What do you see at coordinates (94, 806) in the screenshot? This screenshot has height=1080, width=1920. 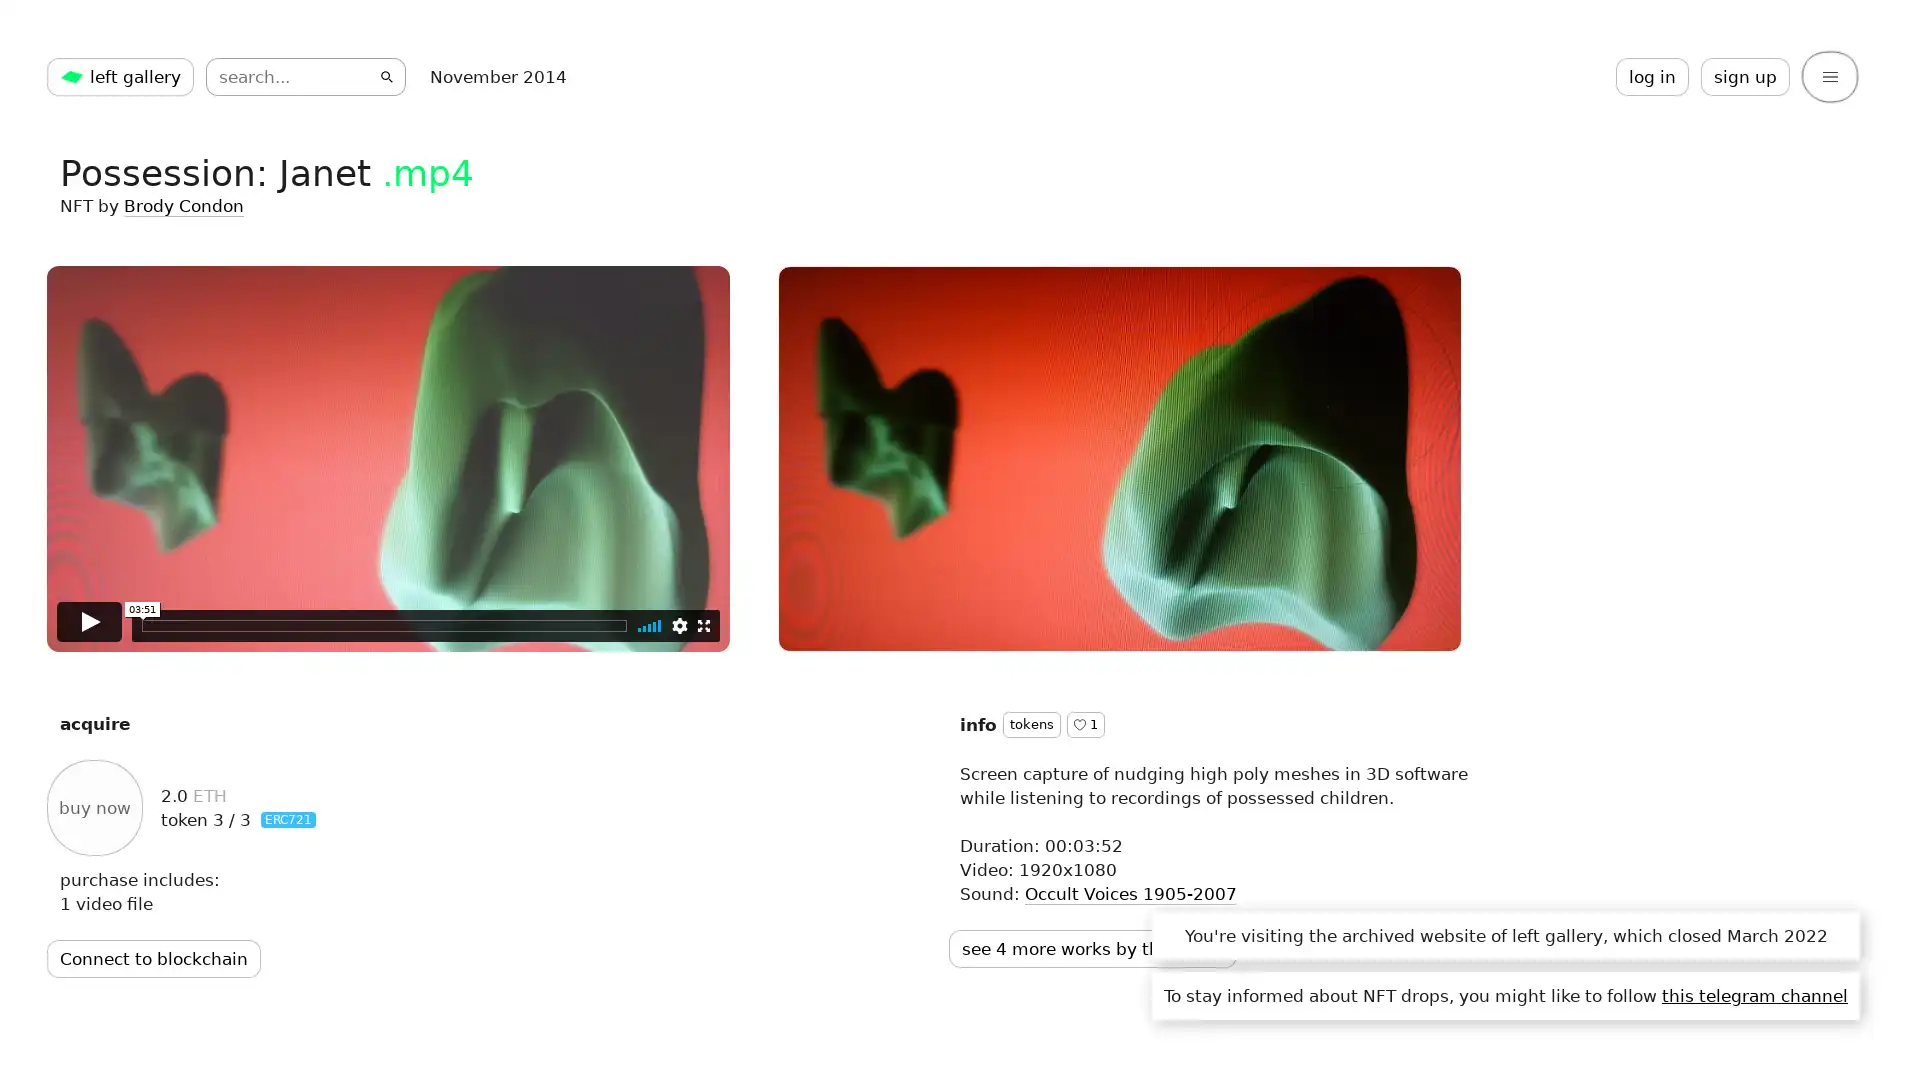 I see `buy now` at bounding box center [94, 806].